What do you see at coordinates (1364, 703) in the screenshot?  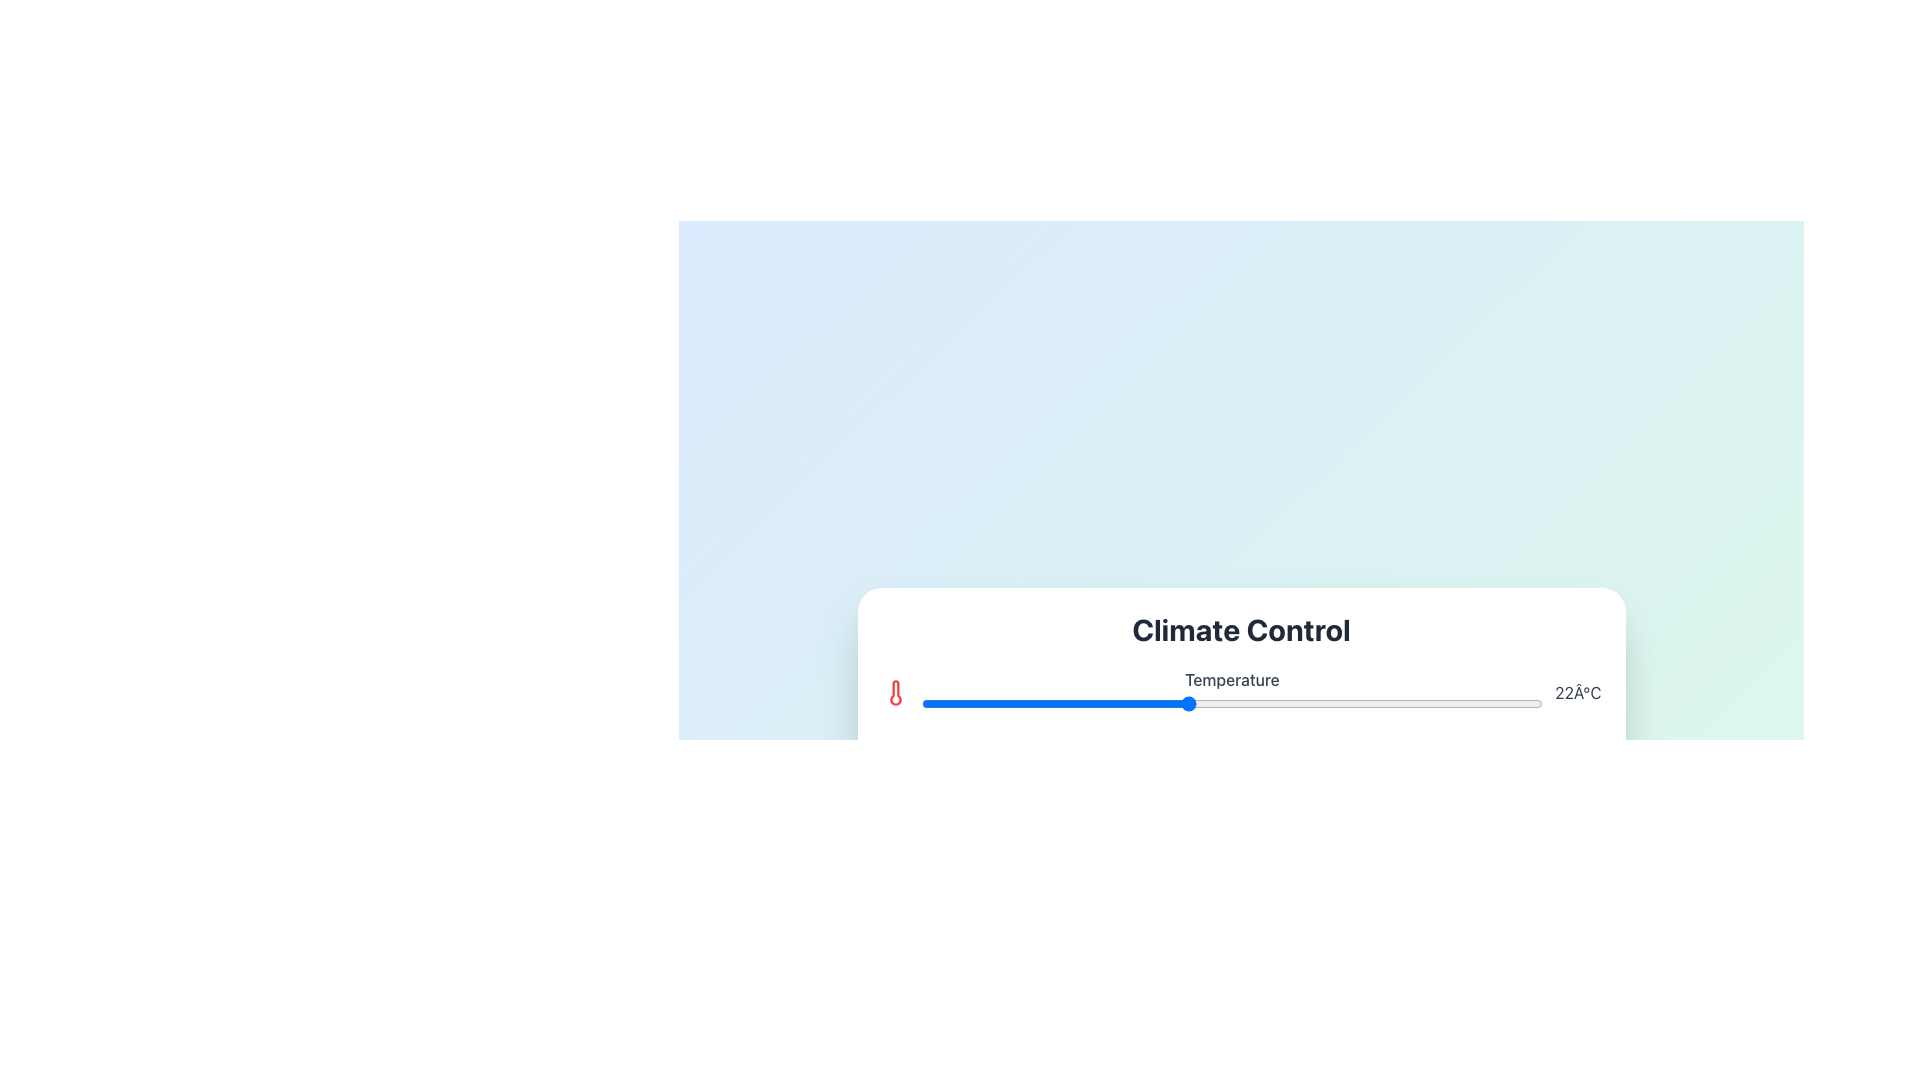 I see `the temperature slider` at bounding box center [1364, 703].